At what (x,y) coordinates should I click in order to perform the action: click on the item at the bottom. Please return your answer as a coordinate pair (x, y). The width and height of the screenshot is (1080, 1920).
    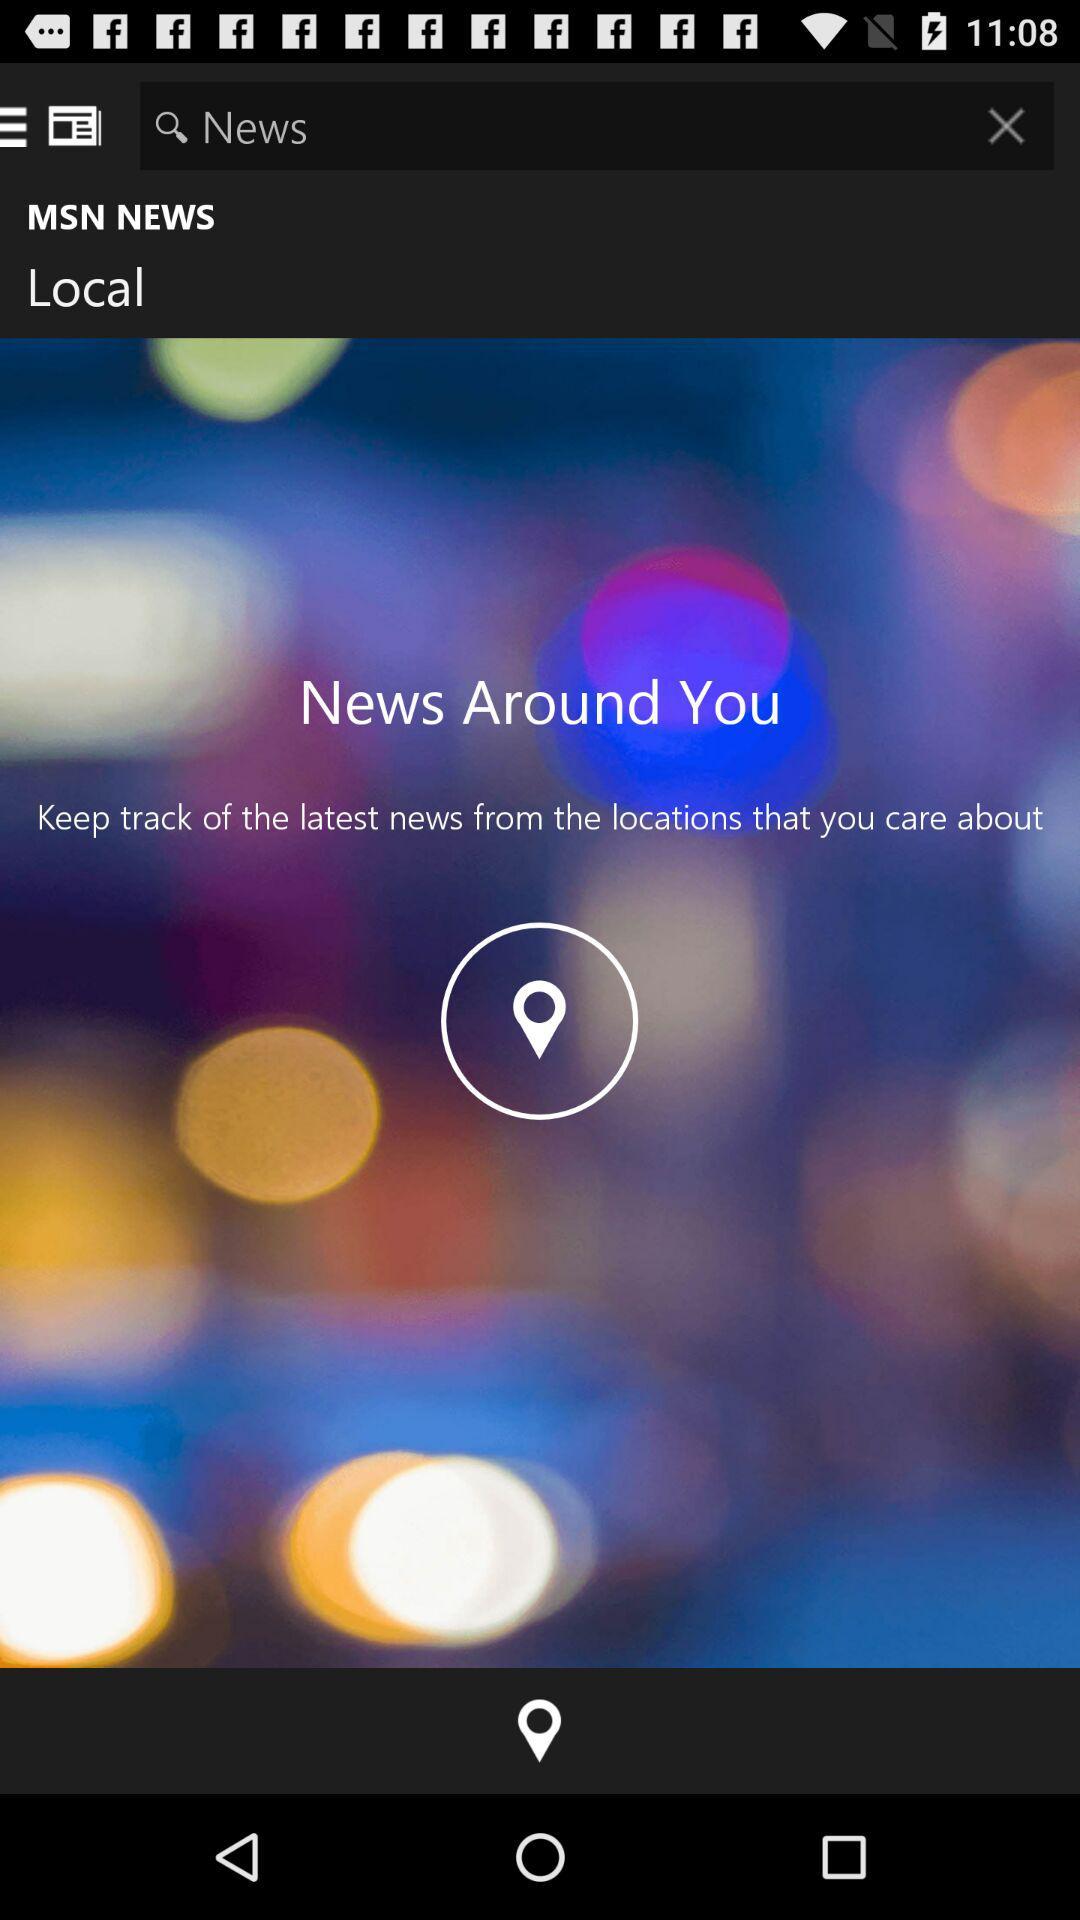
    Looking at the image, I should click on (540, 1730).